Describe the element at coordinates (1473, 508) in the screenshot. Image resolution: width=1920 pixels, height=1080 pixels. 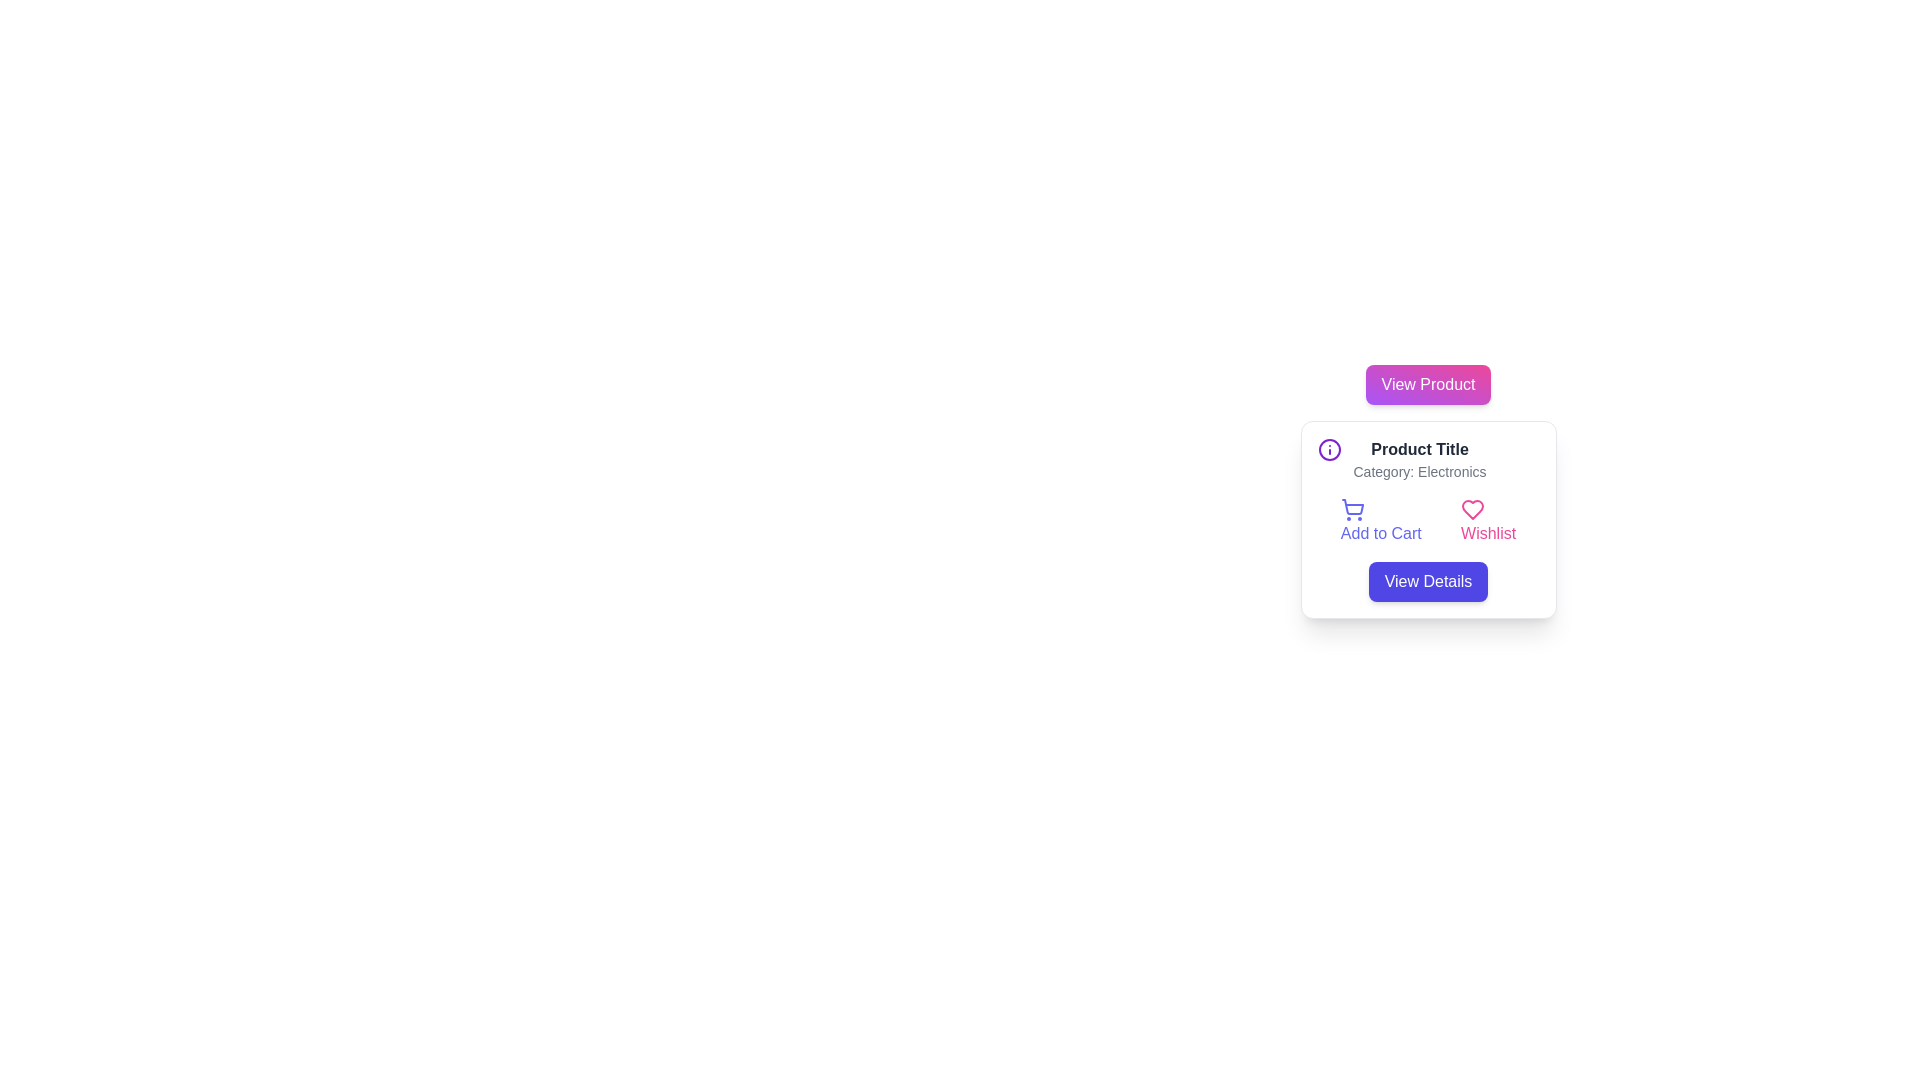
I see `the pink heart icon that is positioned to the left of the 'Wishlist' label within the product card UI` at that location.